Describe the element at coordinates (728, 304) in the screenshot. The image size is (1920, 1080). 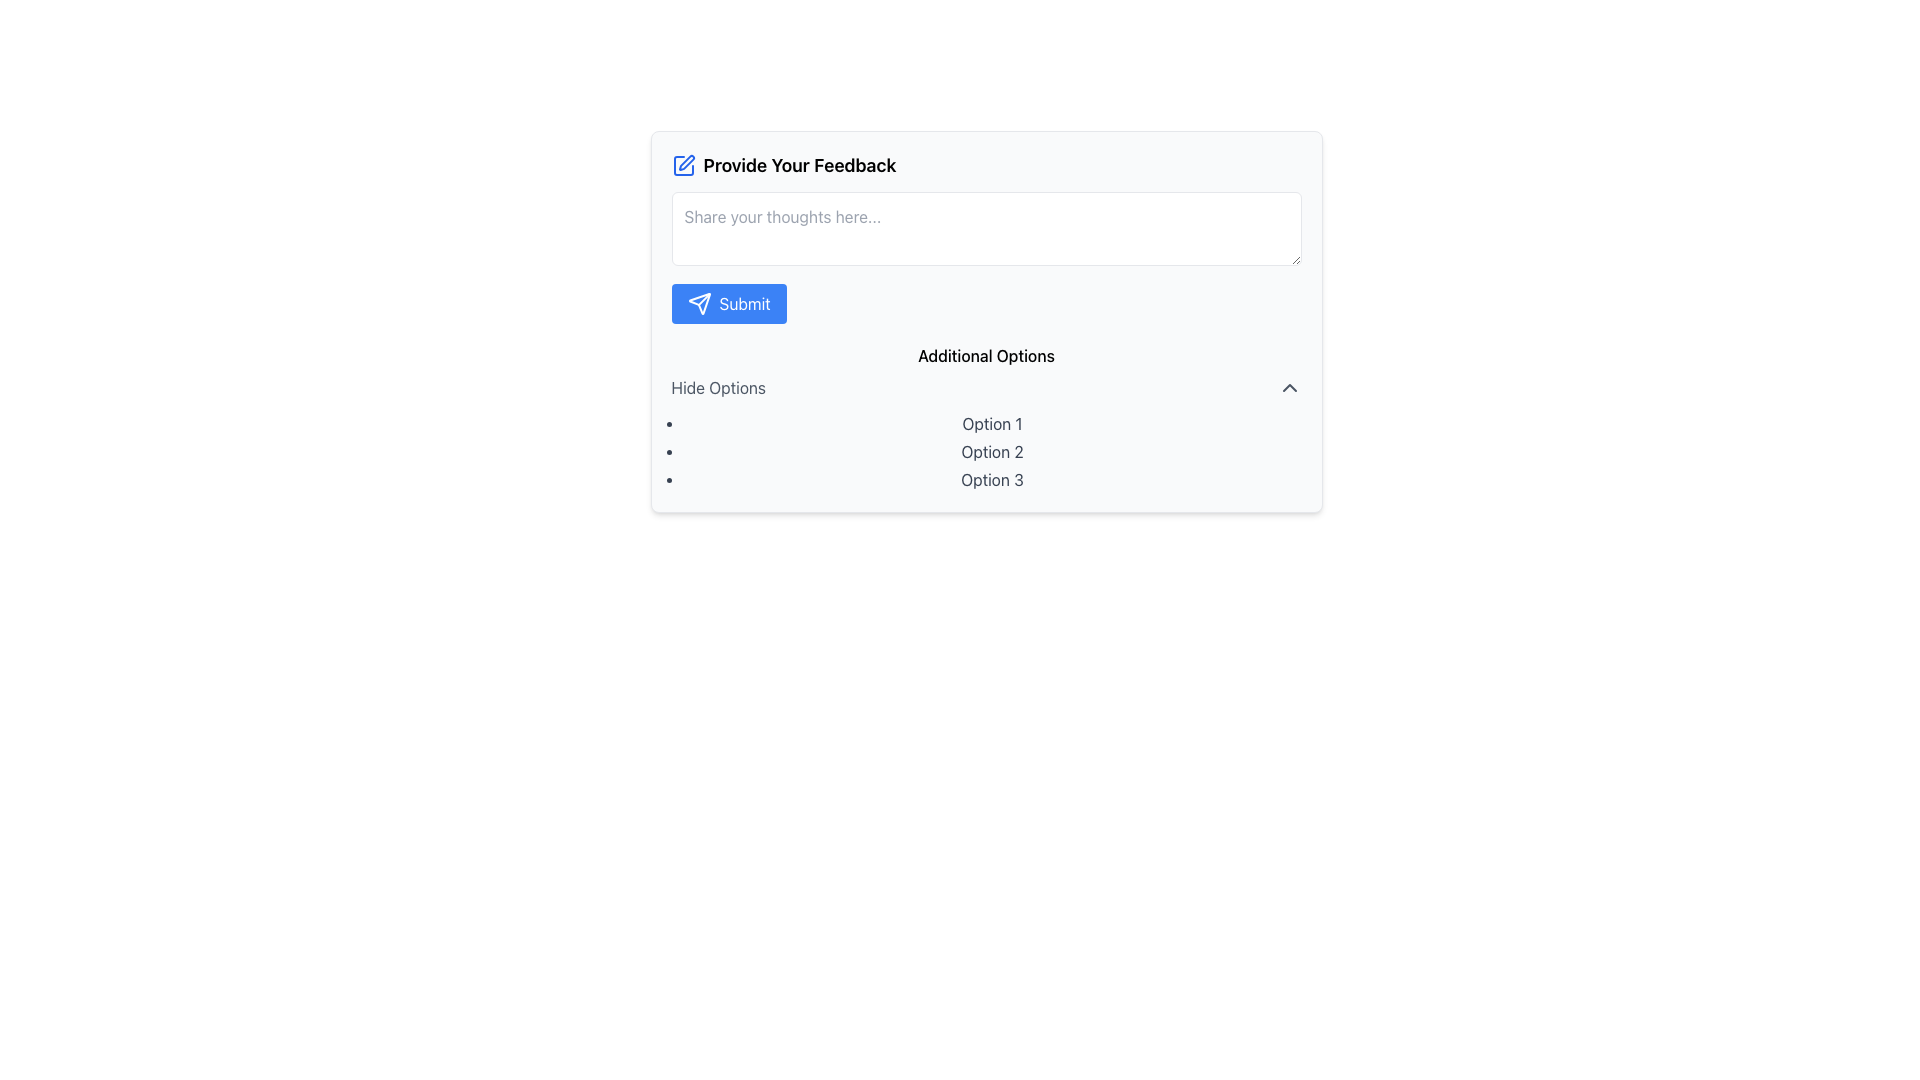
I see `the feedback submission button located beneath the text input field` at that location.